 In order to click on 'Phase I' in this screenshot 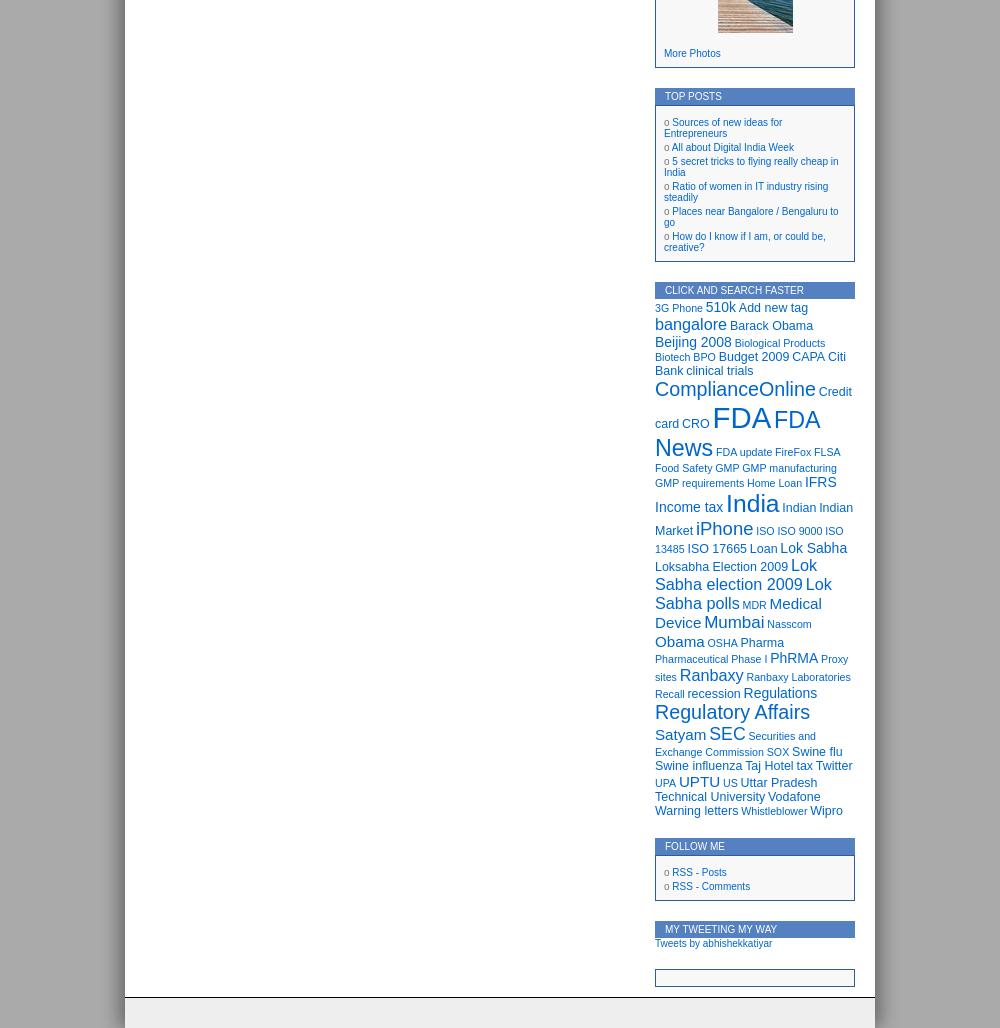, I will do `click(748, 659)`.